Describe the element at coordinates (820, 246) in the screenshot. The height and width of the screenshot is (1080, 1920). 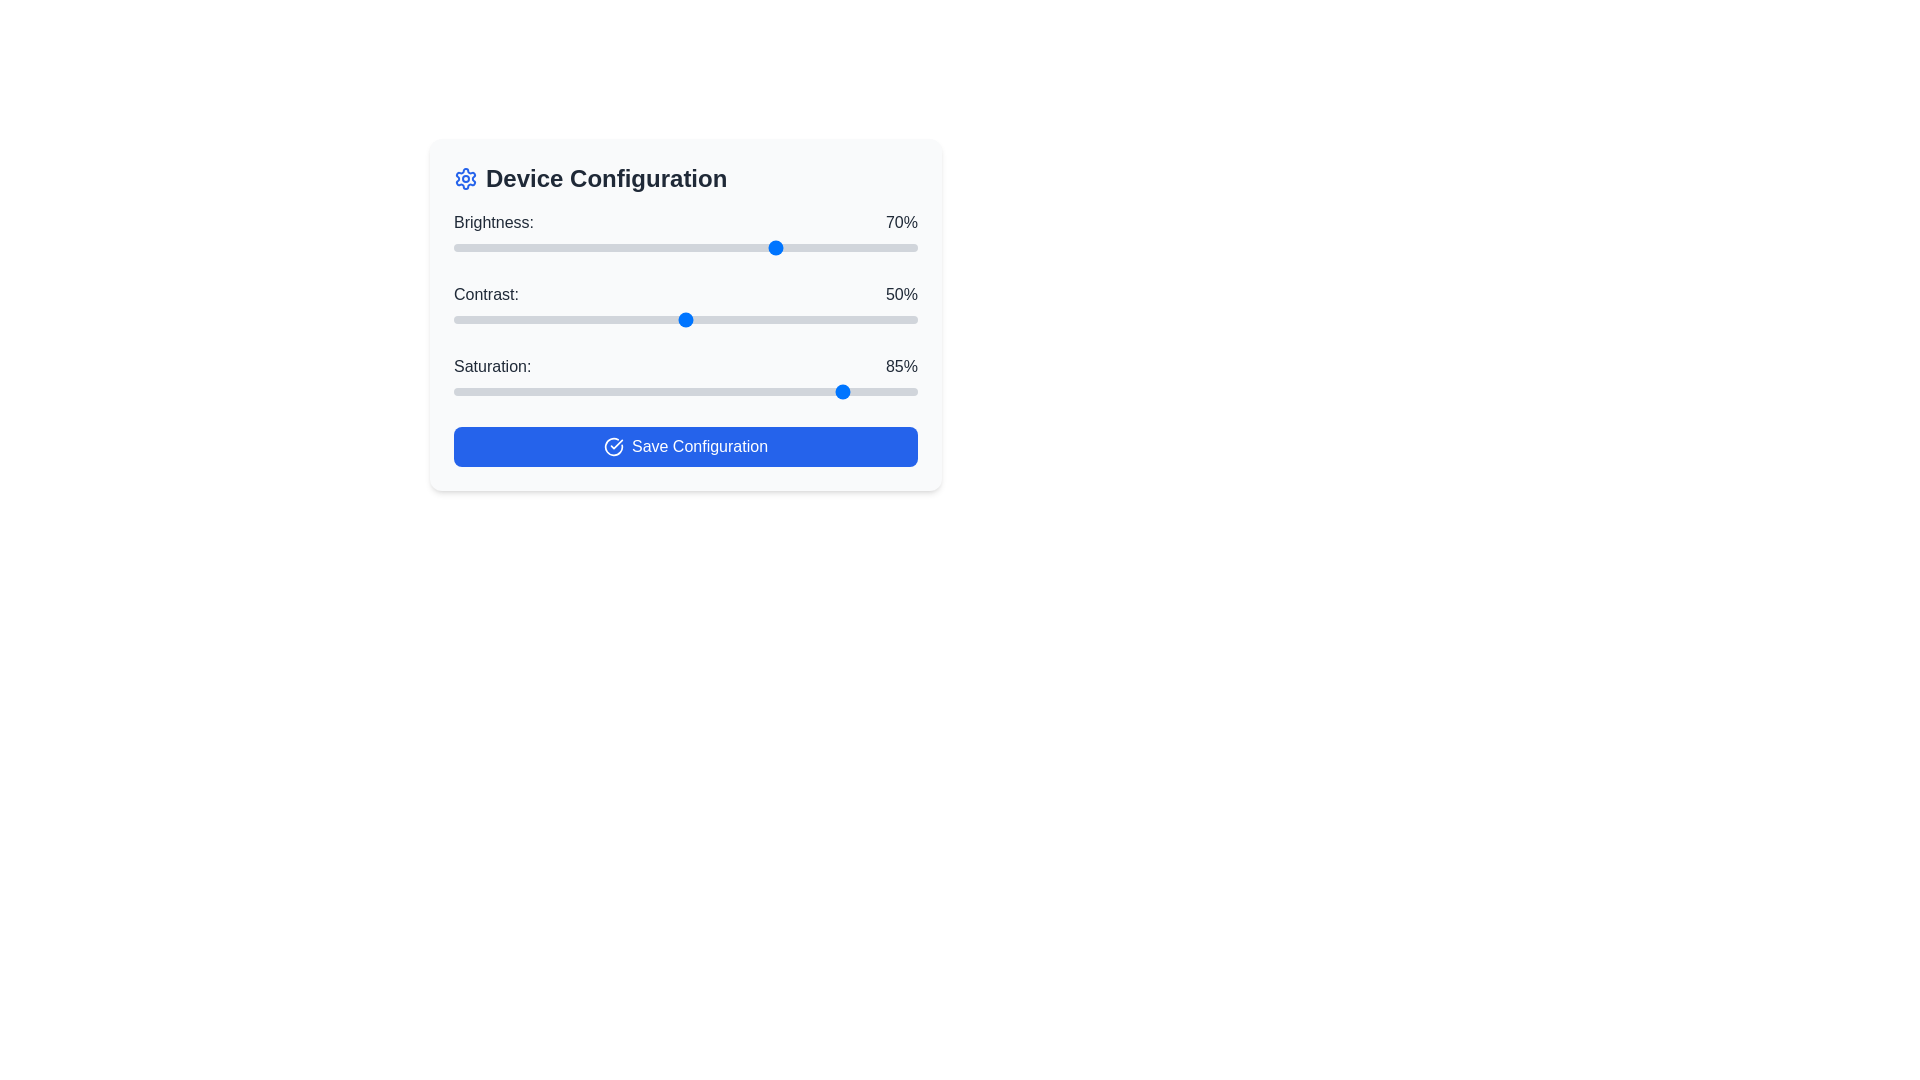
I see `brightness` at that location.